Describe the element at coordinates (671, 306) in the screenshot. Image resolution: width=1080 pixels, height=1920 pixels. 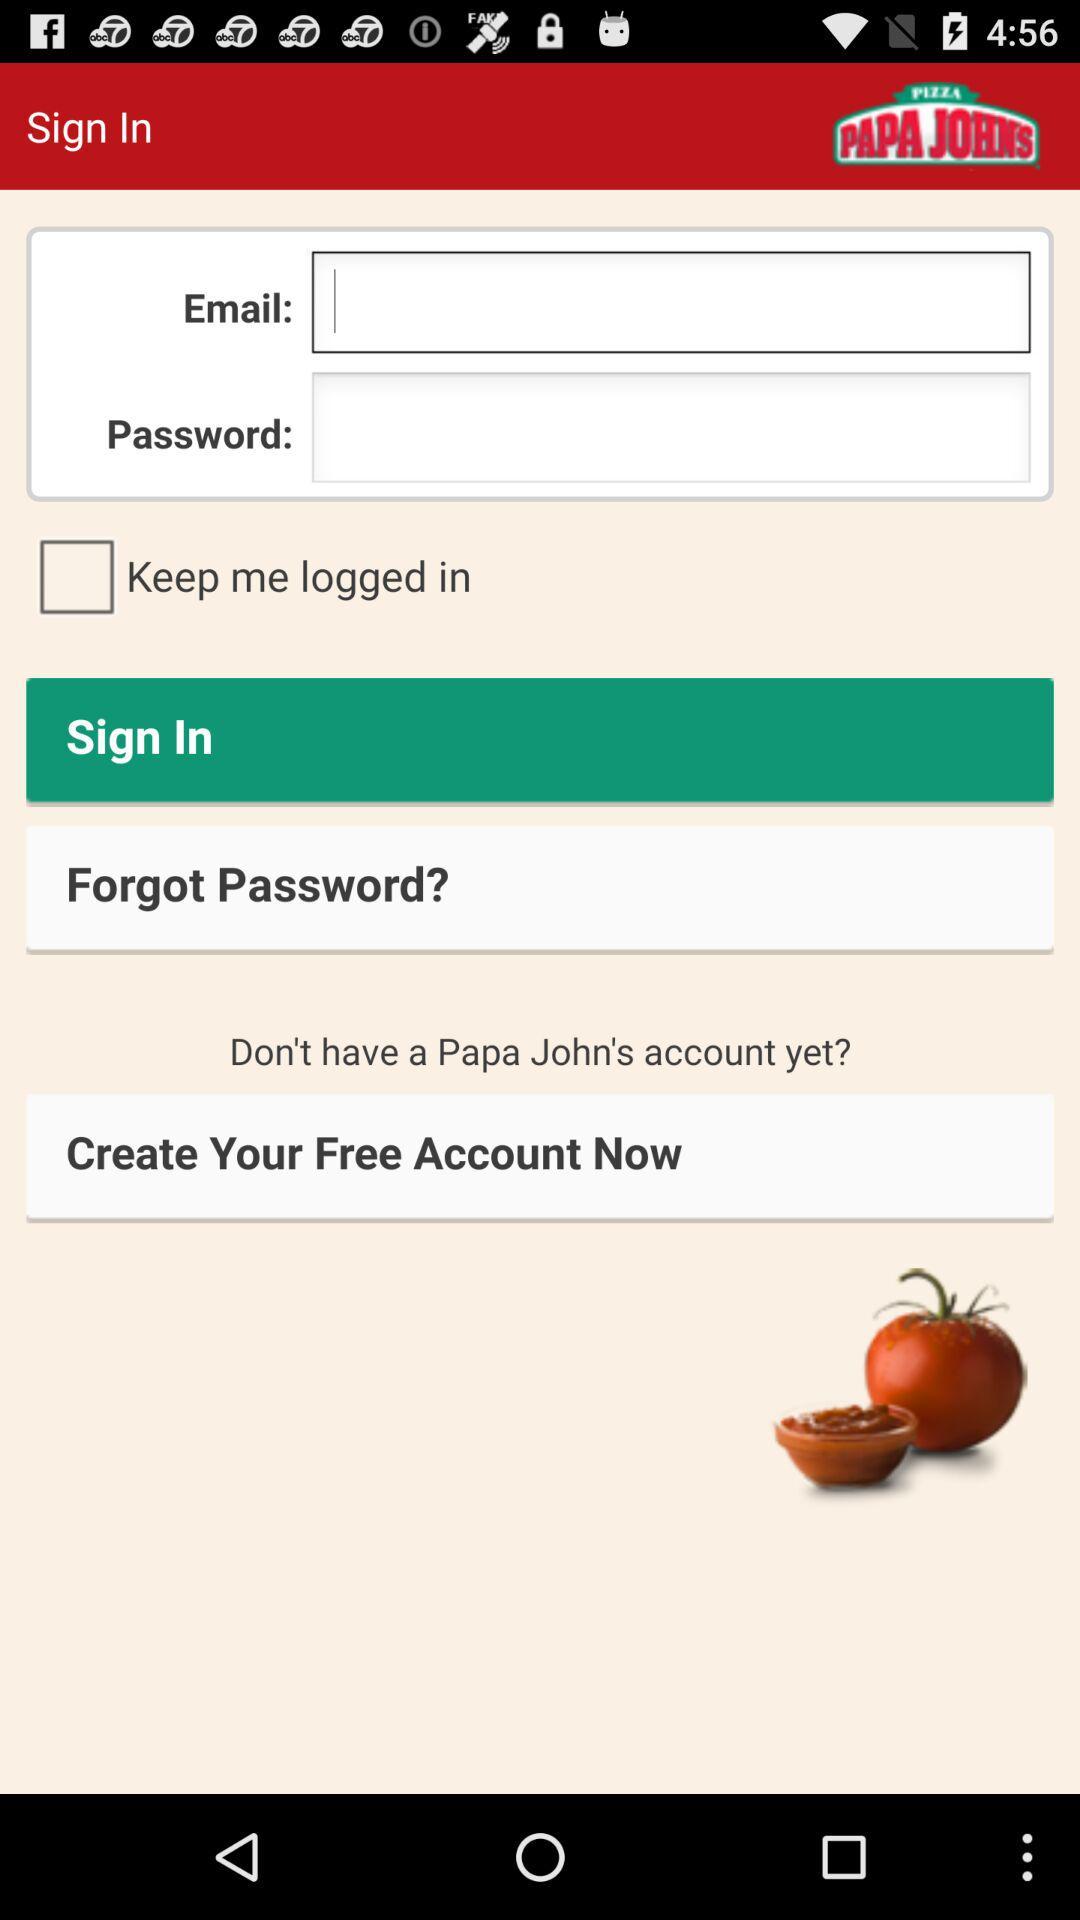
I see `type your email` at that location.